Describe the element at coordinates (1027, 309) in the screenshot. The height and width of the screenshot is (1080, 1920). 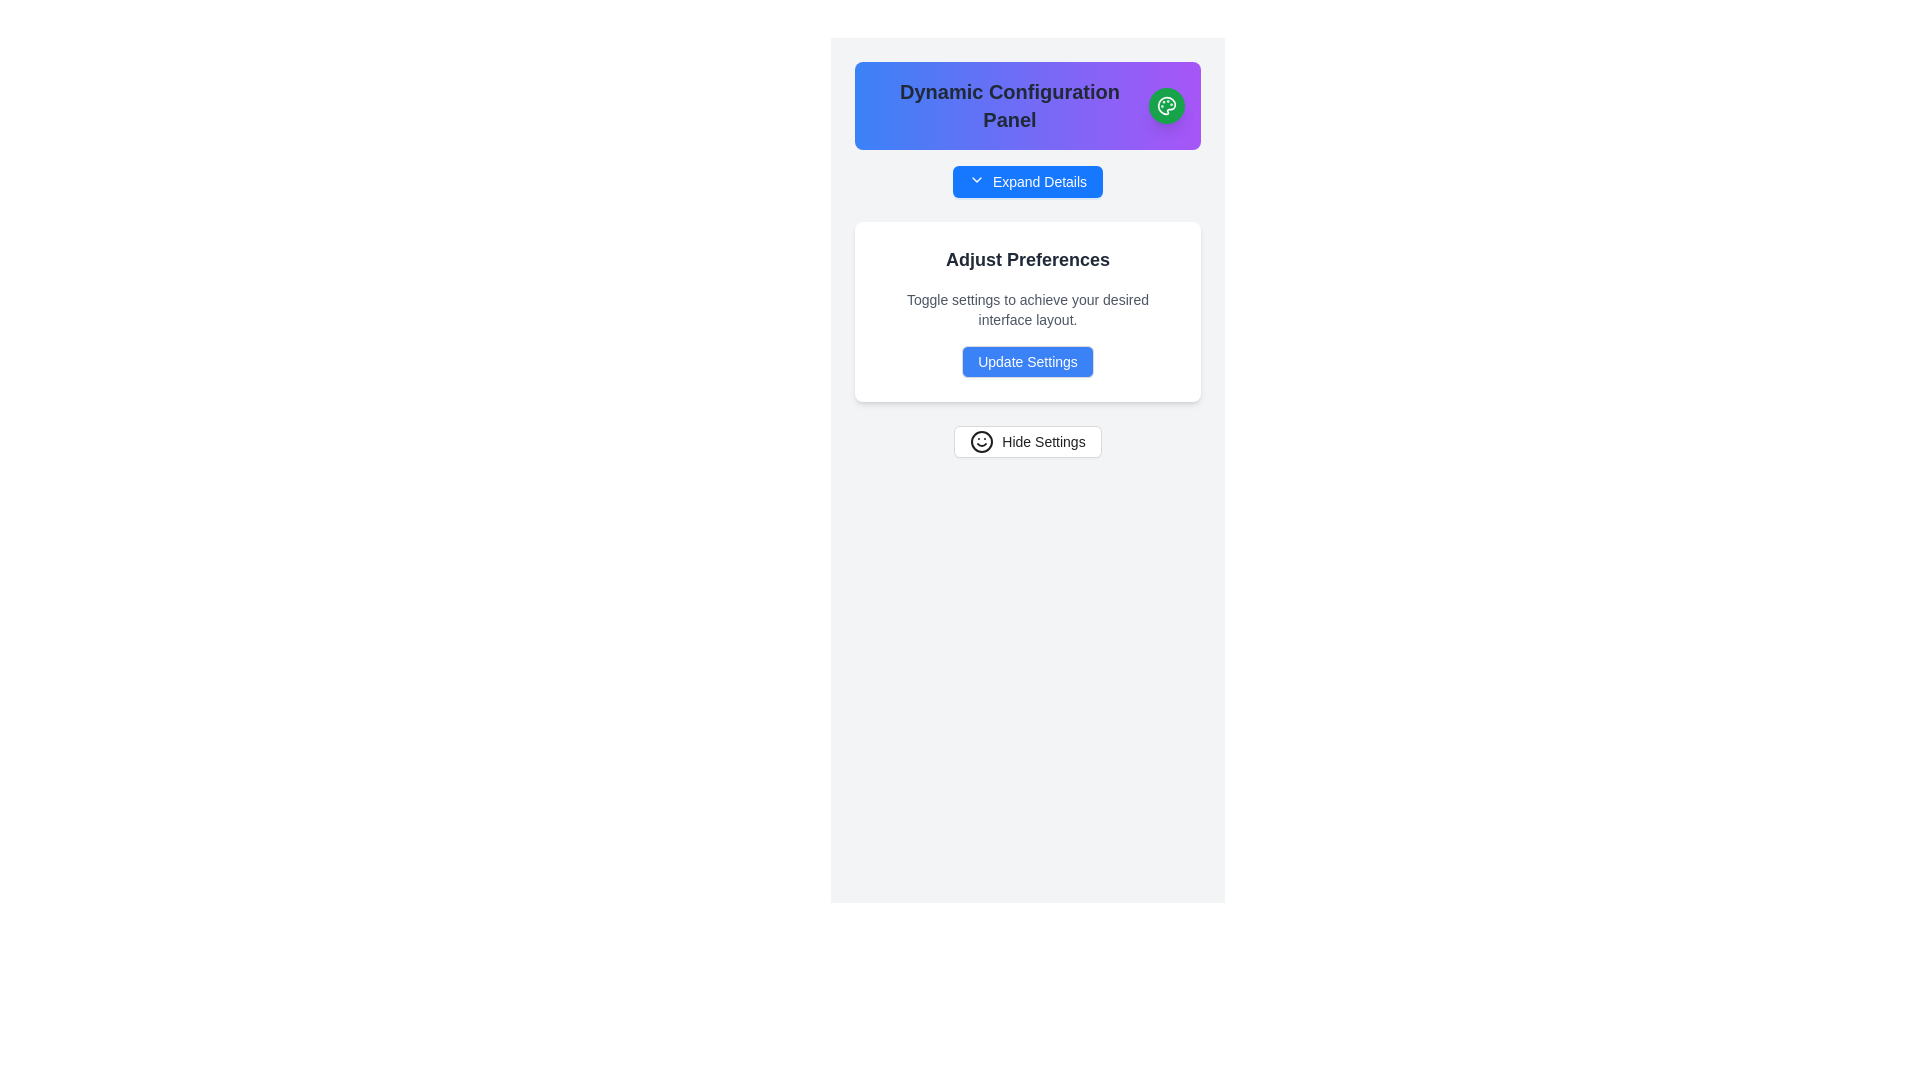
I see `the text element styled in small, gray-colored font located beneath the 'Adjust Preferences' heading in the settings module` at that location.